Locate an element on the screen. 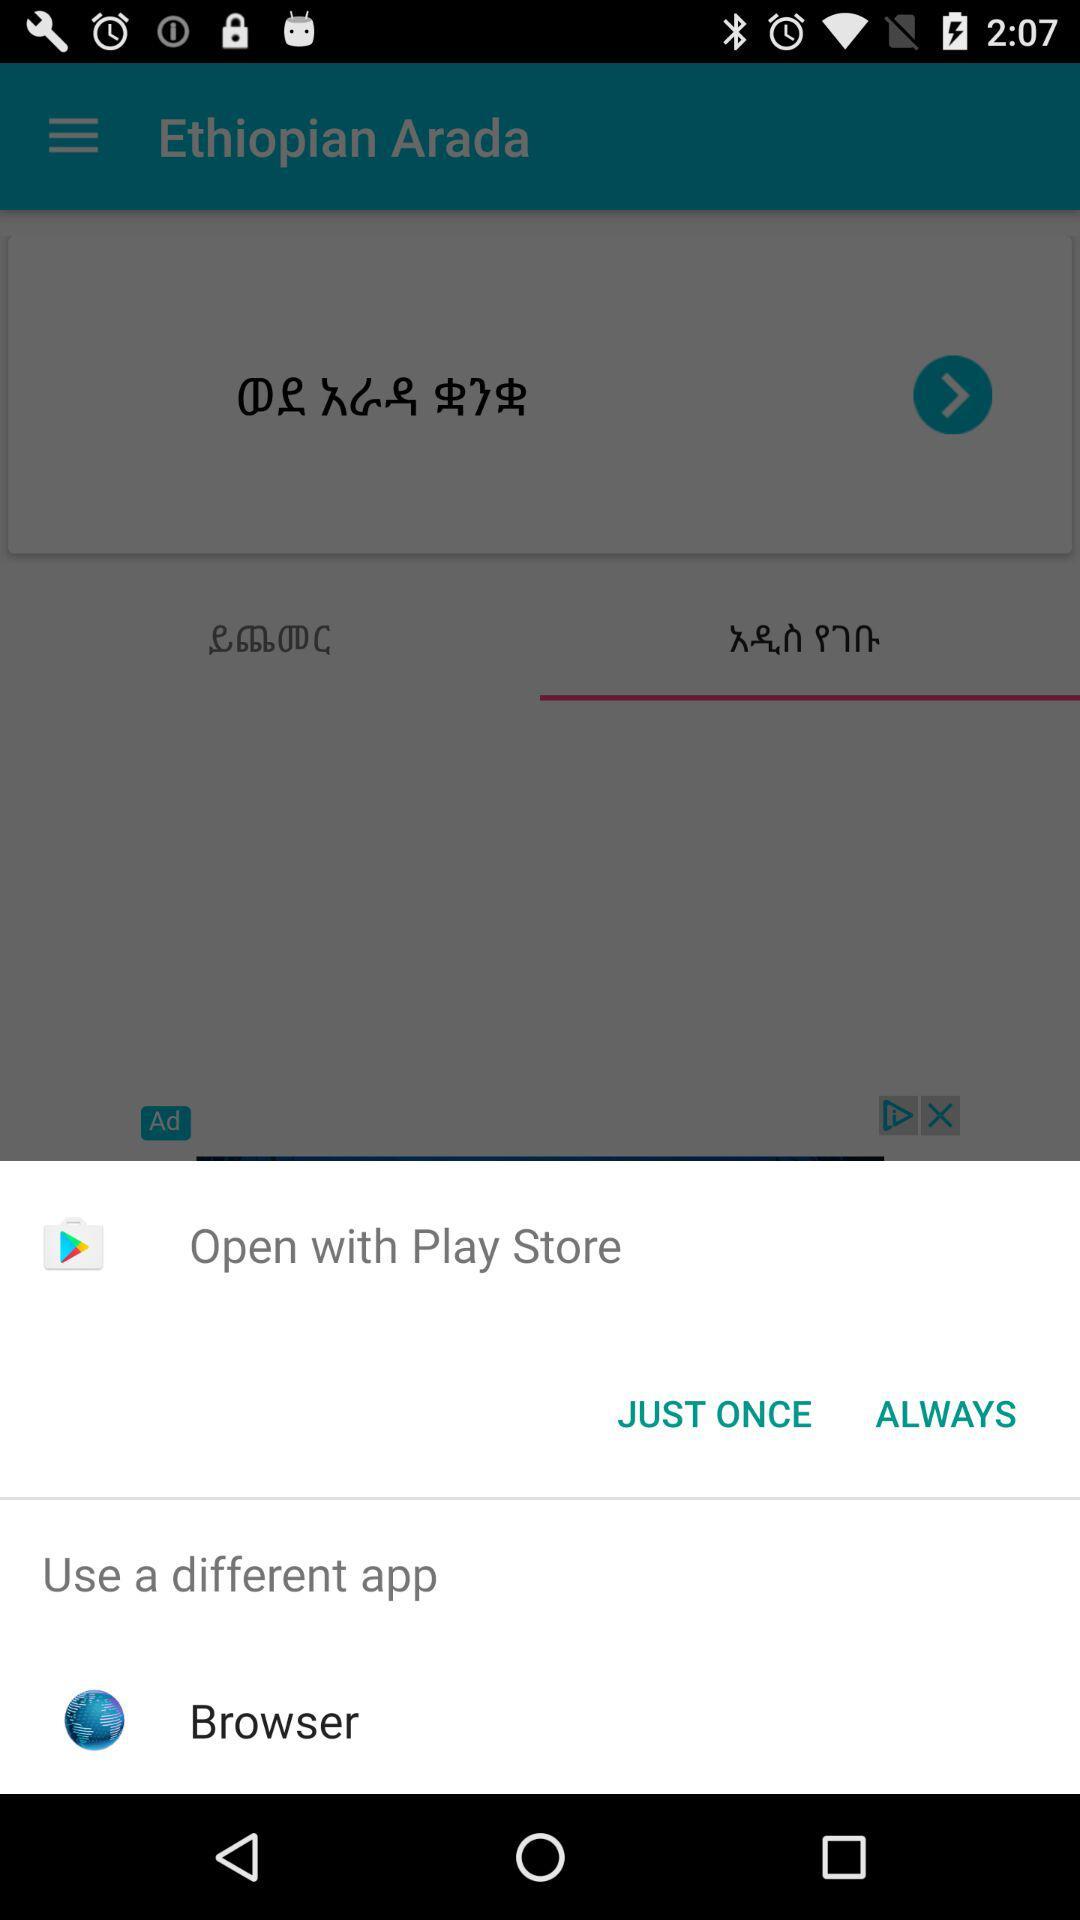 The image size is (1080, 1920). item at the bottom right corner is located at coordinates (945, 1411).